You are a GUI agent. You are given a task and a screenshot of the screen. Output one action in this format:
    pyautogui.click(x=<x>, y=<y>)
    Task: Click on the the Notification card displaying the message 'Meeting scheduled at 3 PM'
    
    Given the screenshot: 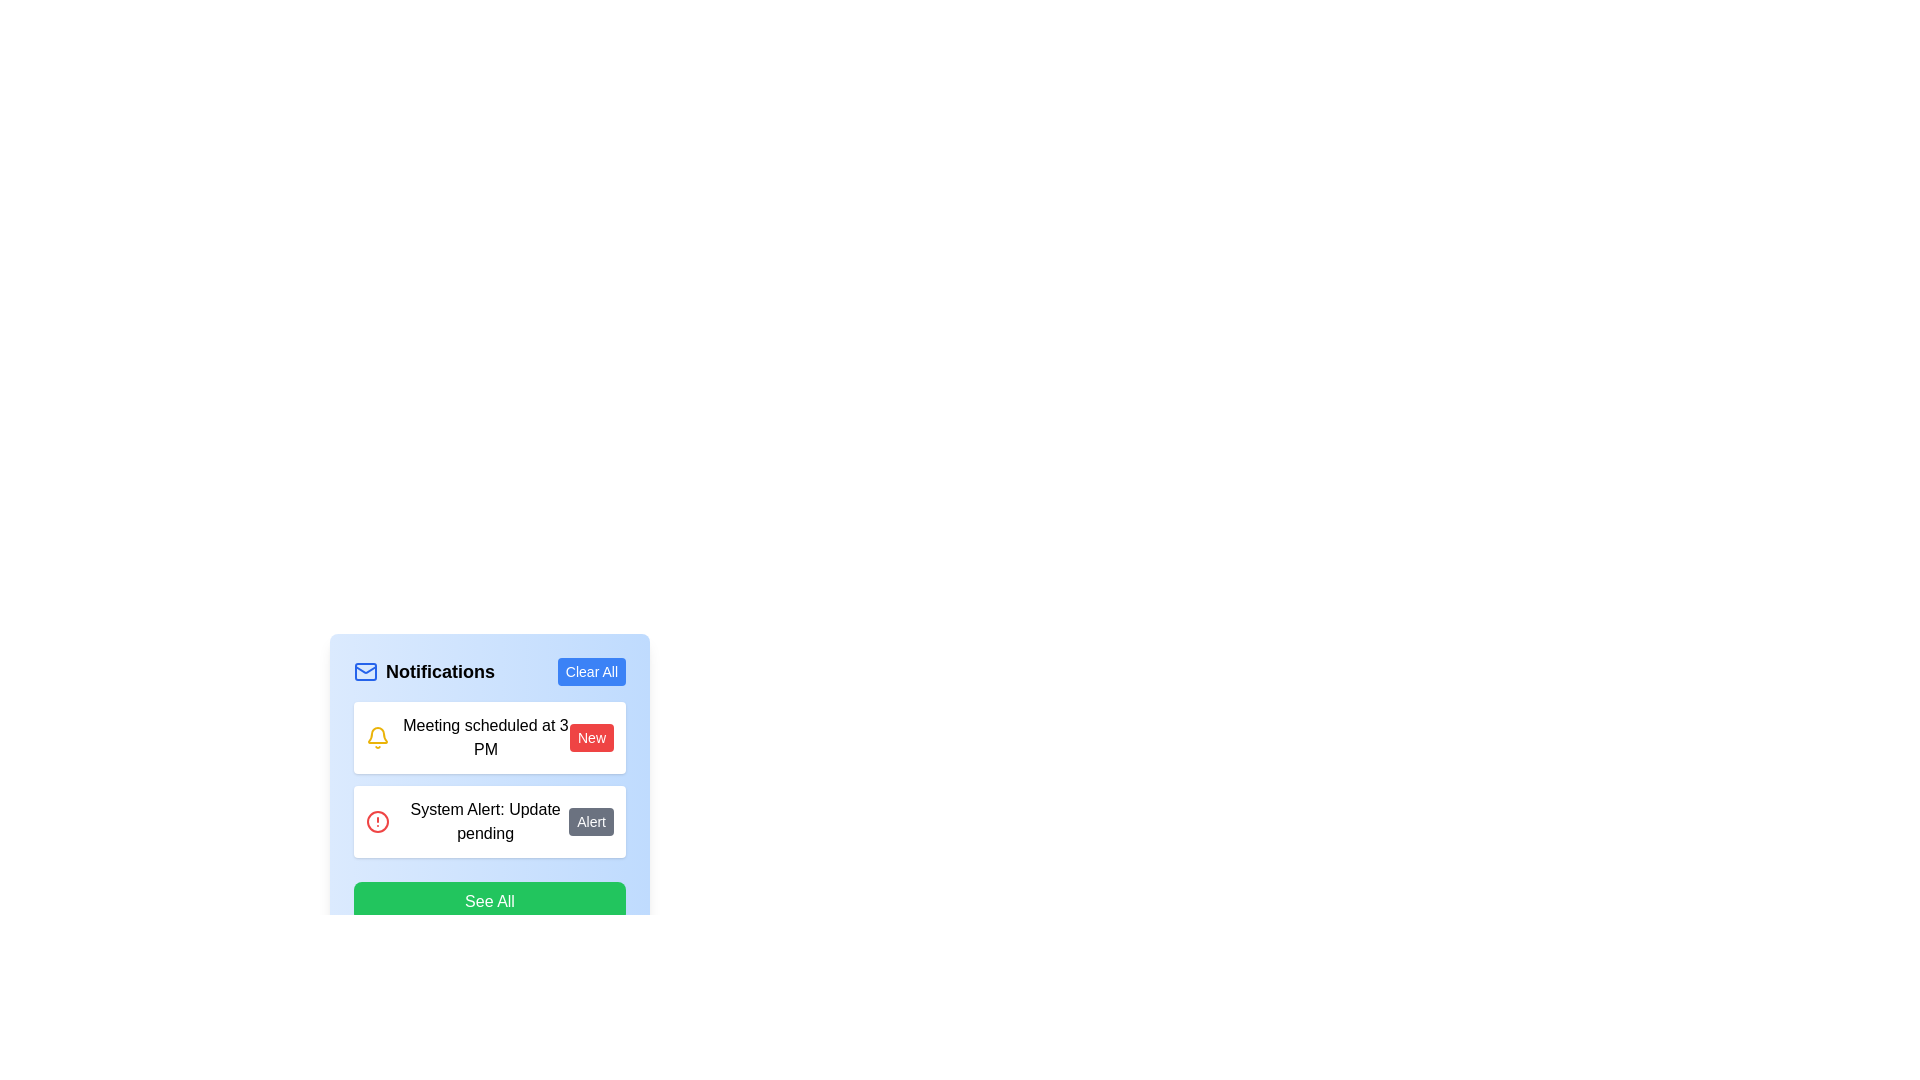 What is the action you would take?
    pyautogui.click(x=489, y=737)
    